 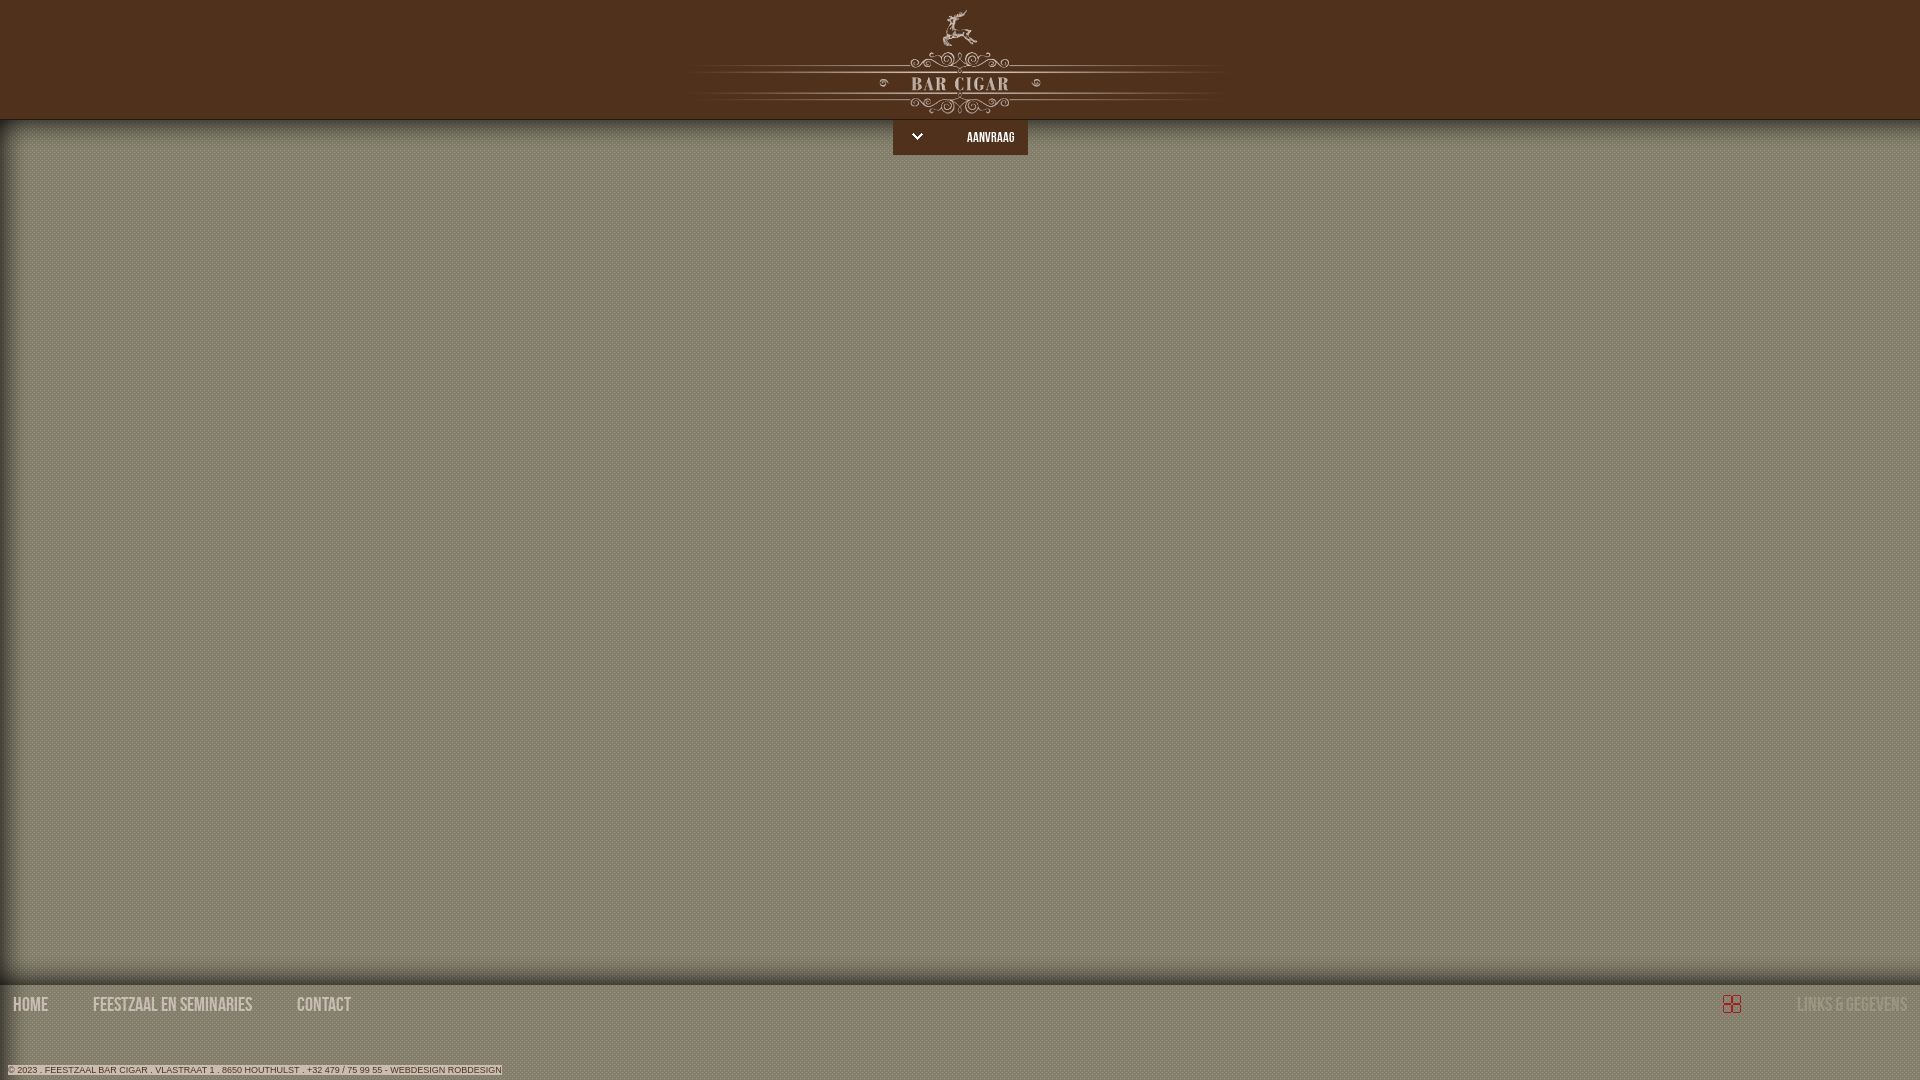 I want to click on 'FEESTZAAL EN SEMINARIES', so click(x=172, y=1003).